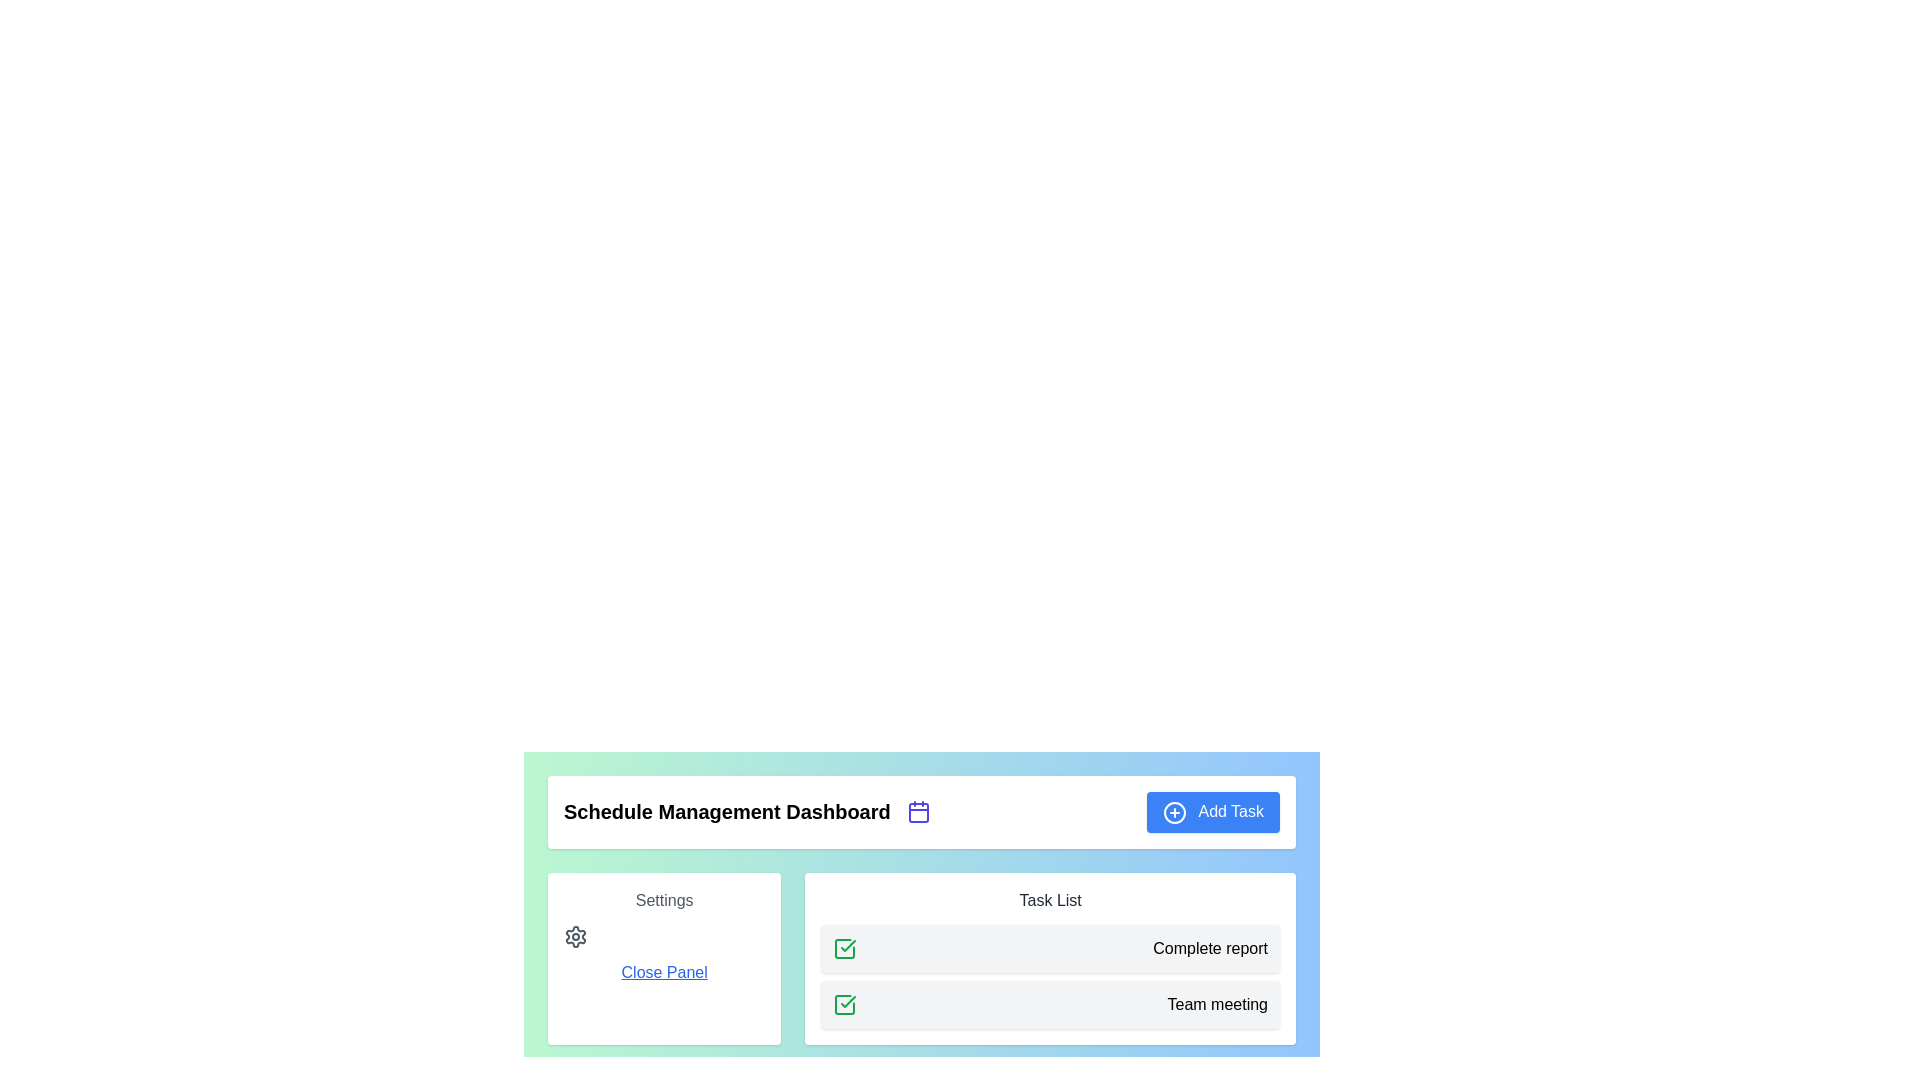 Image resolution: width=1920 pixels, height=1080 pixels. What do you see at coordinates (845, 1004) in the screenshot?
I see `the background area adjacent to the graphical representation indicating task completion for the 'Complete Report' task in the task list` at bounding box center [845, 1004].